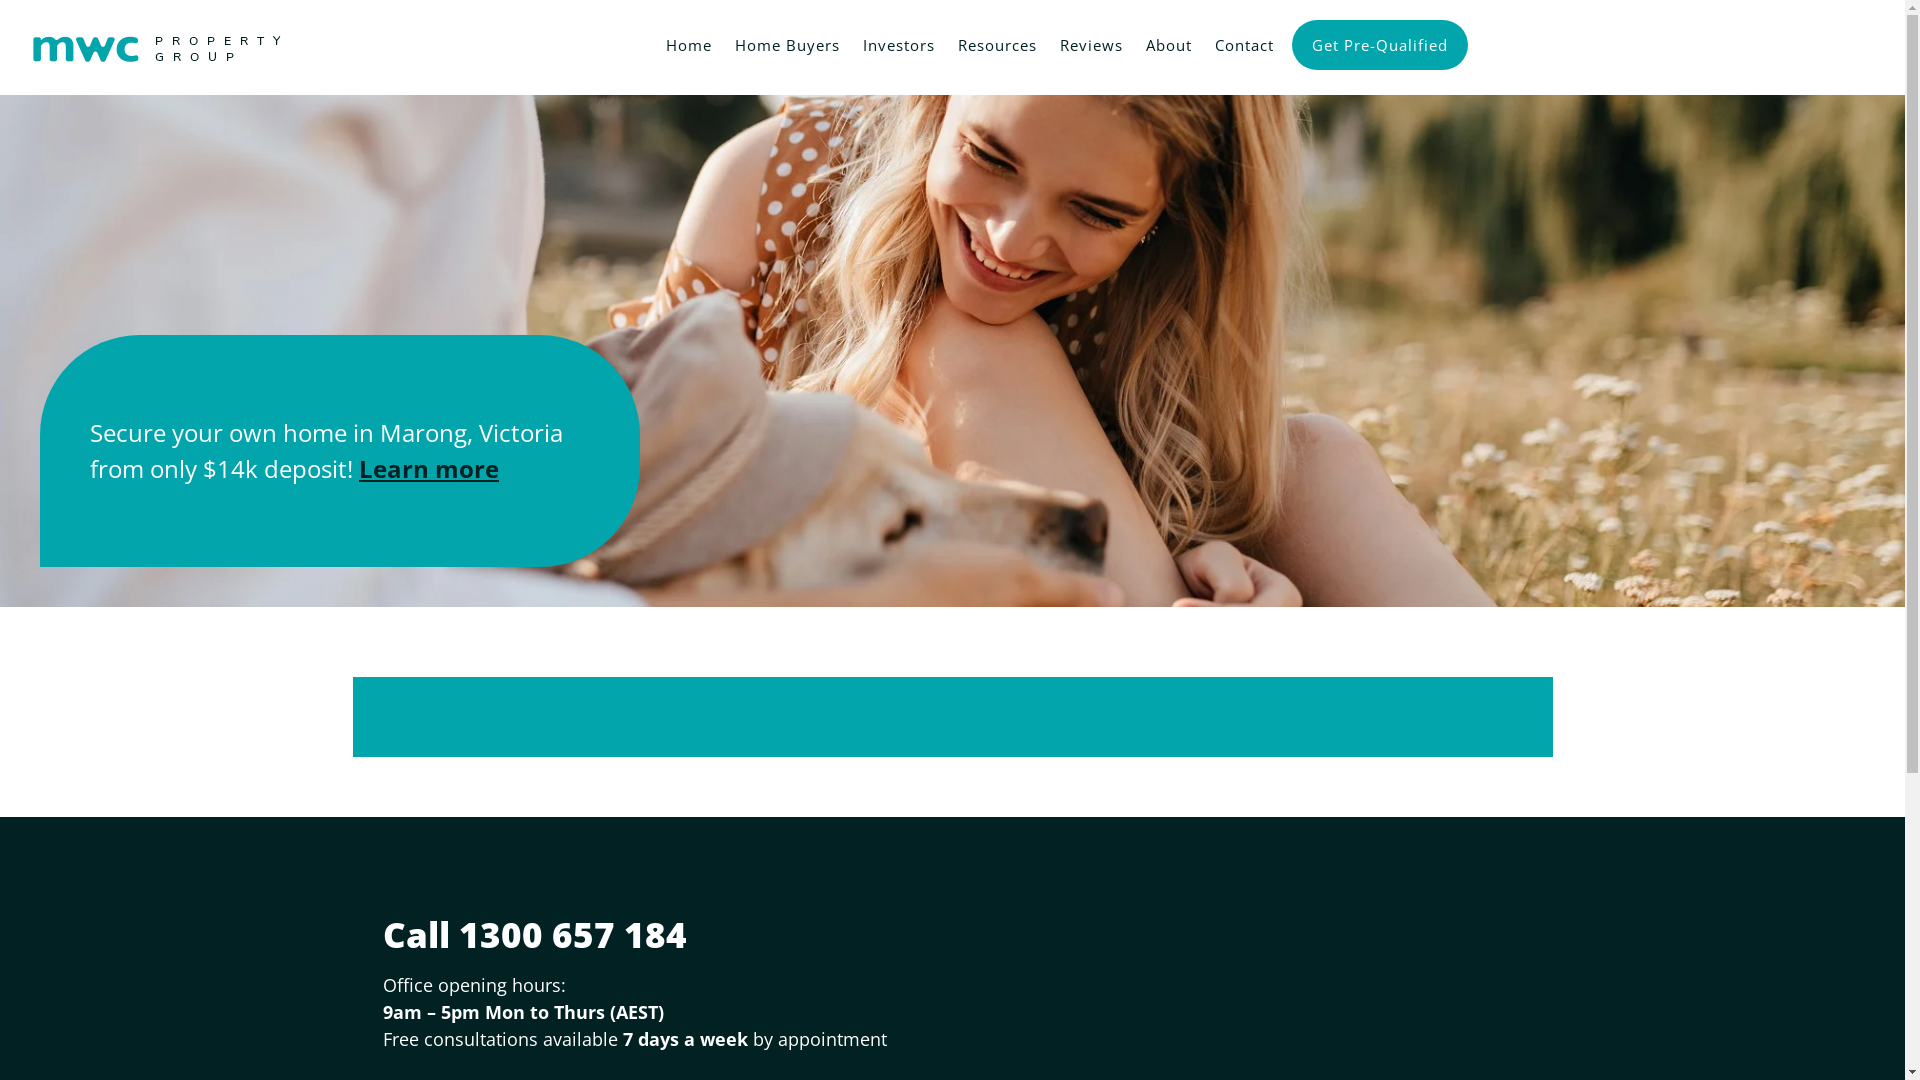 Image resolution: width=1920 pixels, height=1080 pixels. What do you see at coordinates (1087, 42) in the screenshot?
I see `'Reviews'` at bounding box center [1087, 42].